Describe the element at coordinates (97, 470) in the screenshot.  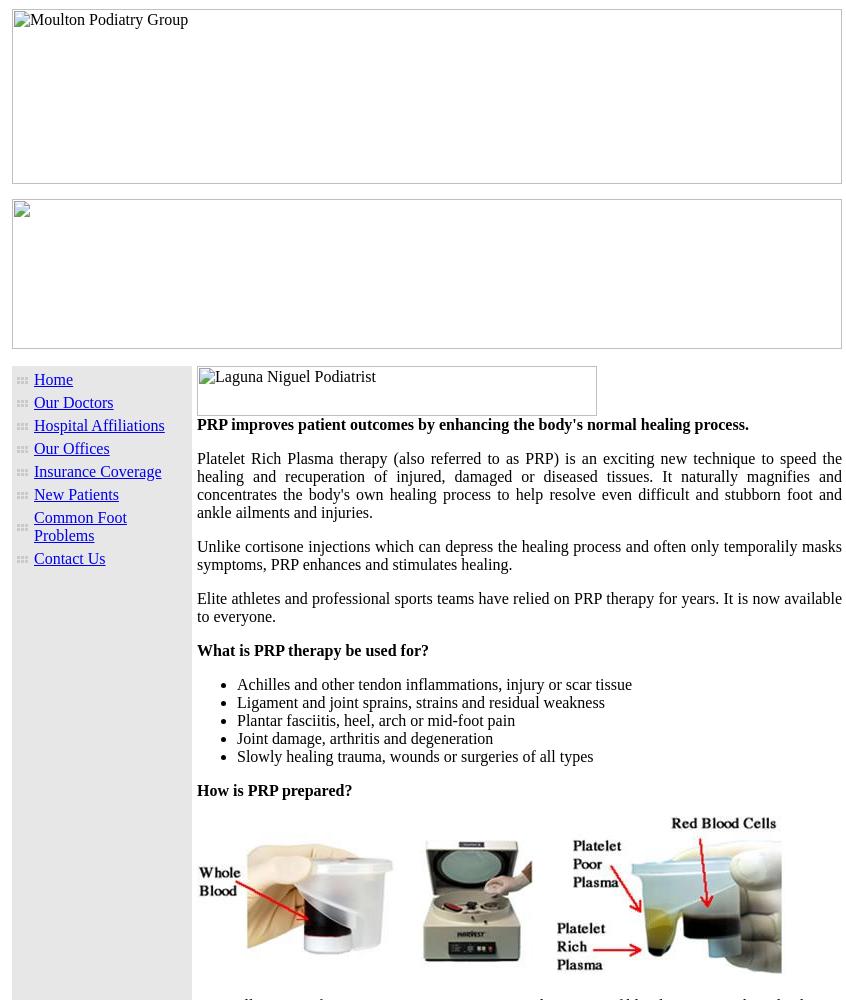
I see `'Insurance Coverage'` at that location.